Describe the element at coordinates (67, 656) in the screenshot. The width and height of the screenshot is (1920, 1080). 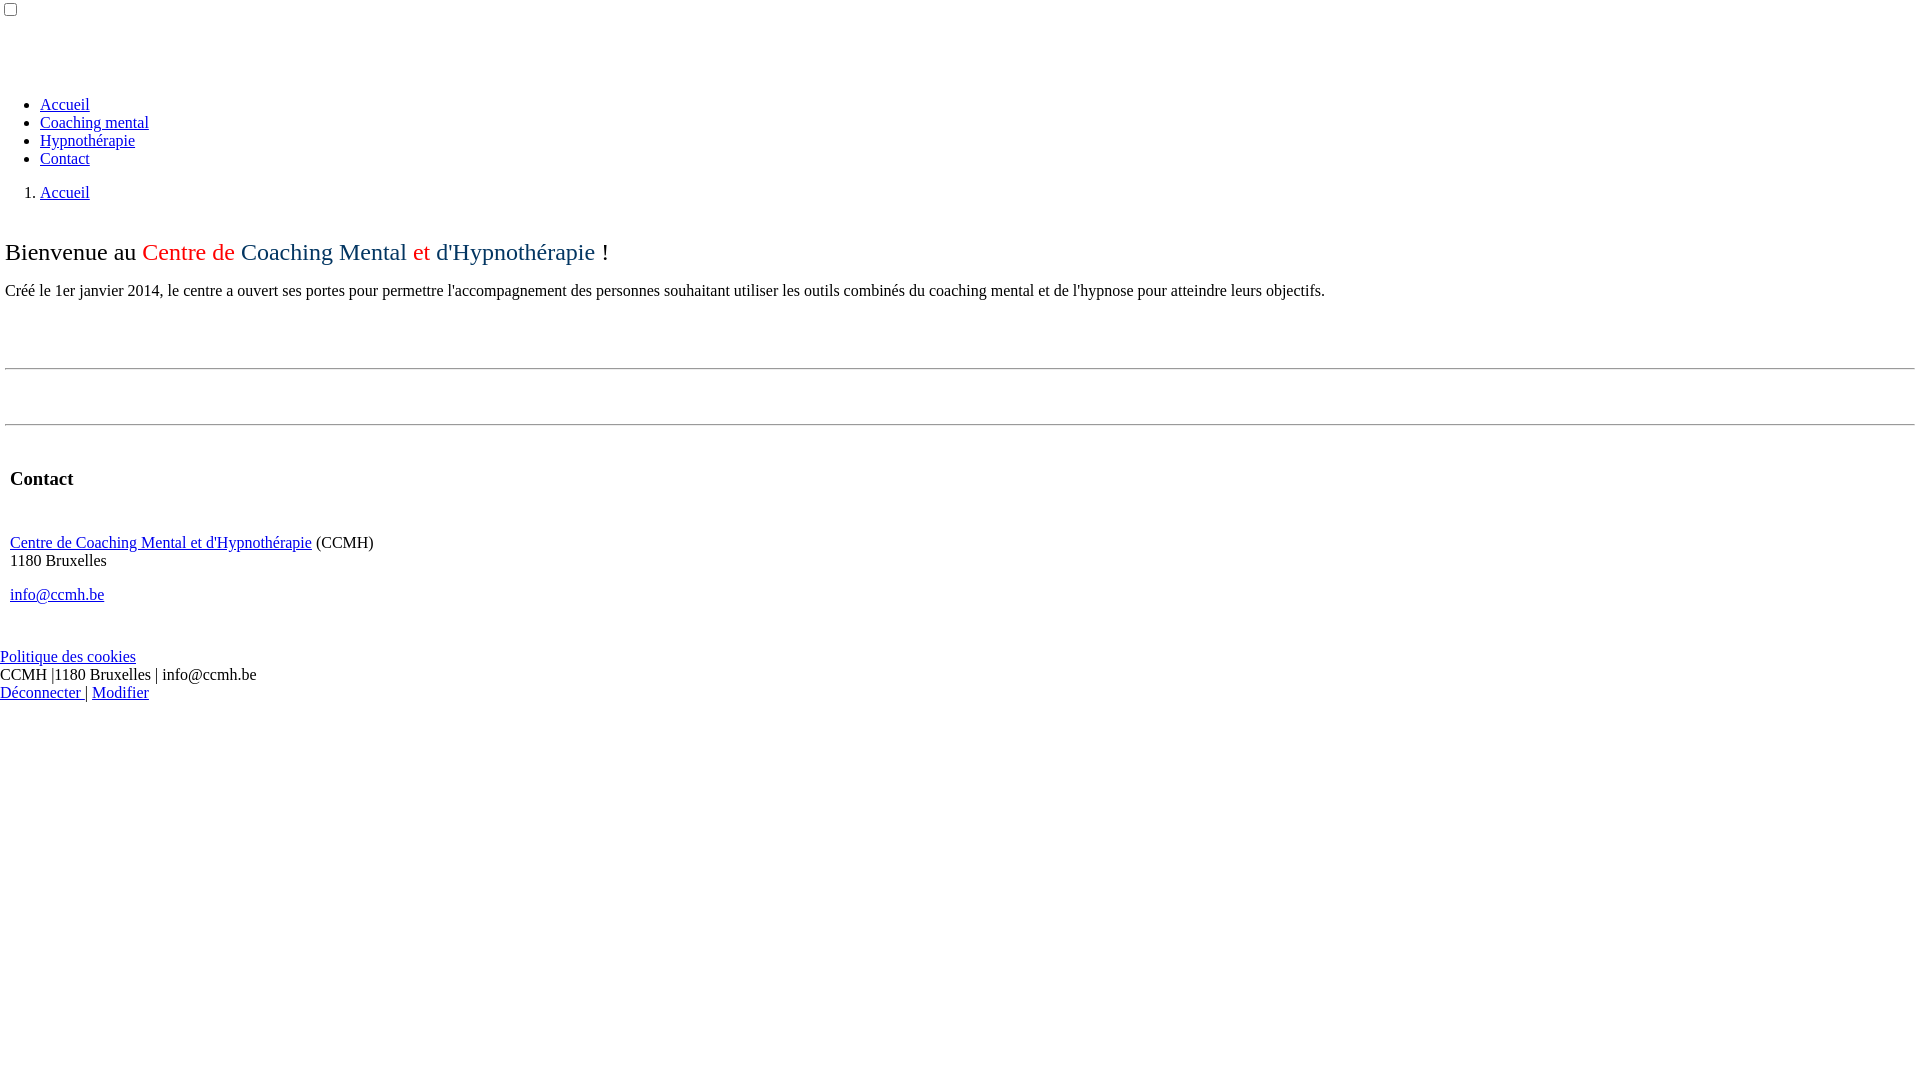
I see `'Politique des cookies'` at that location.